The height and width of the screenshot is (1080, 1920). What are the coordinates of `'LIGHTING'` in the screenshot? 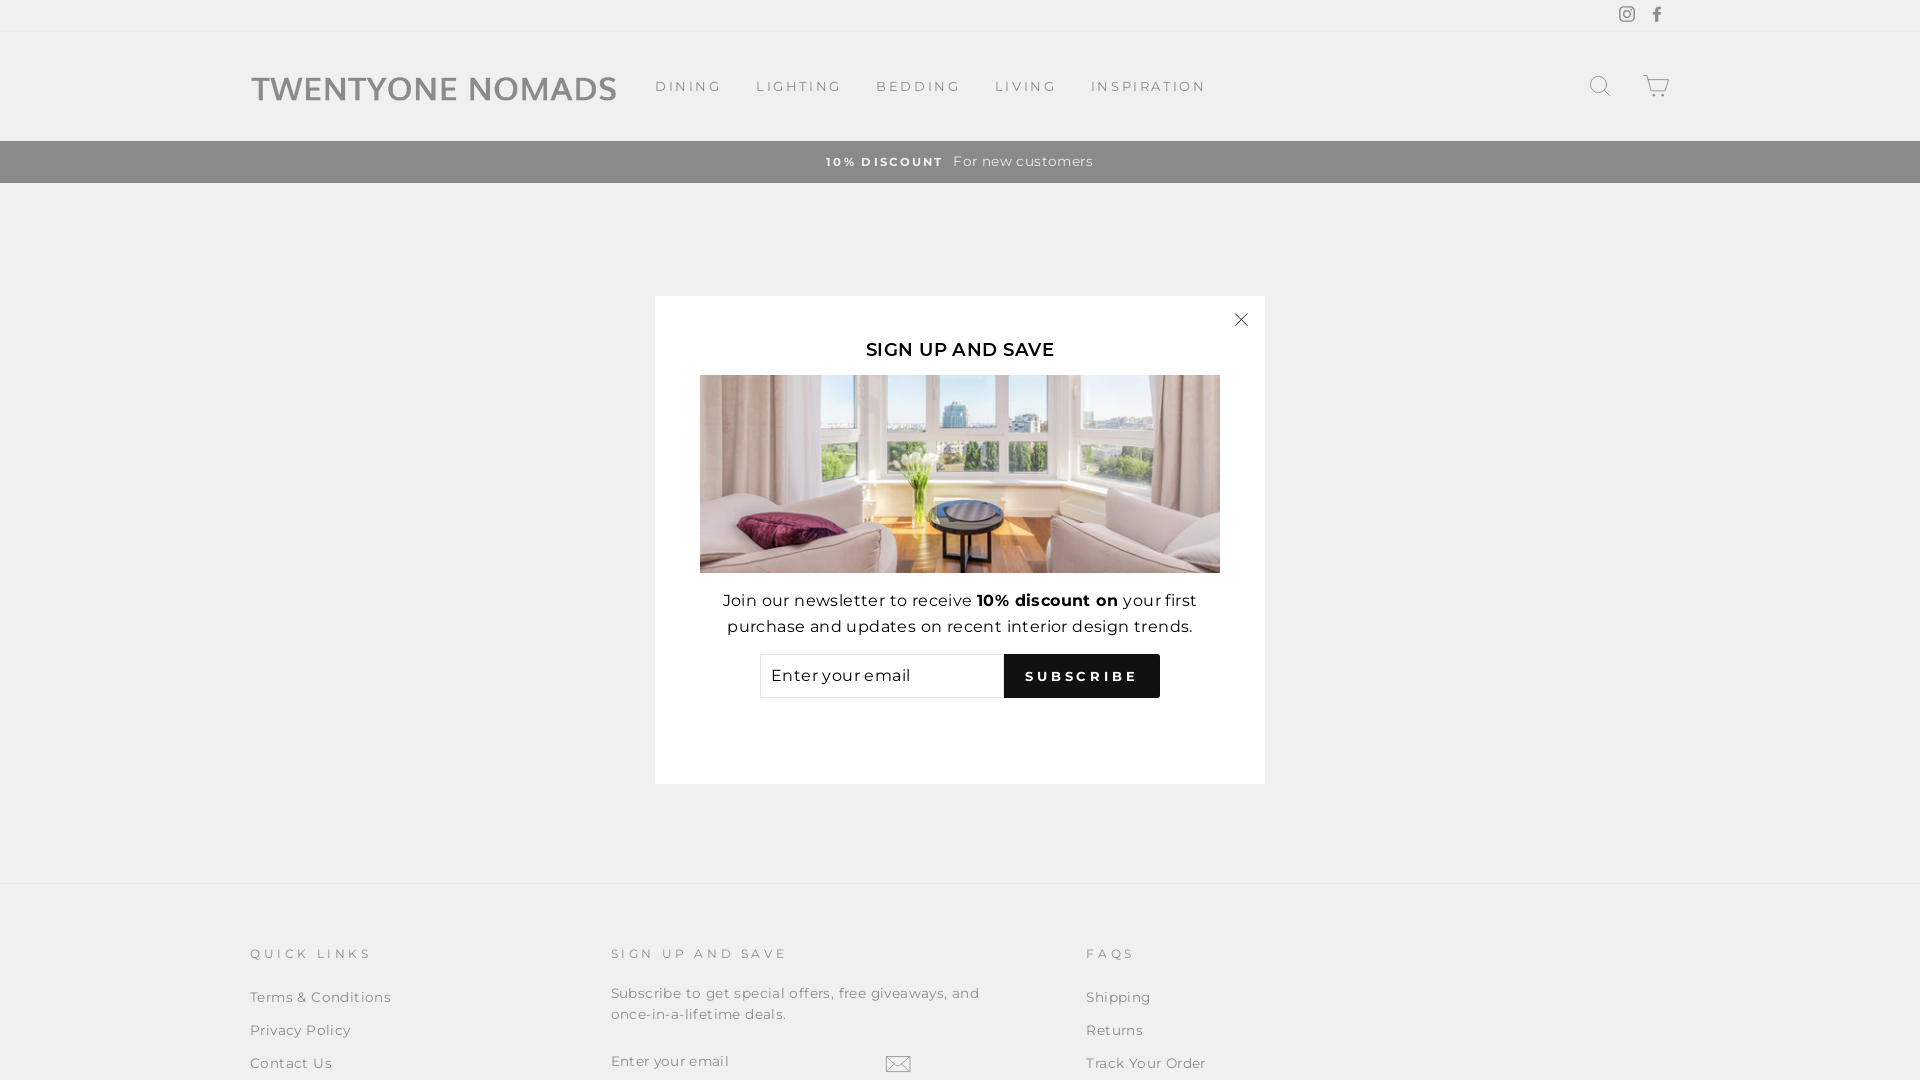 It's located at (797, 84).